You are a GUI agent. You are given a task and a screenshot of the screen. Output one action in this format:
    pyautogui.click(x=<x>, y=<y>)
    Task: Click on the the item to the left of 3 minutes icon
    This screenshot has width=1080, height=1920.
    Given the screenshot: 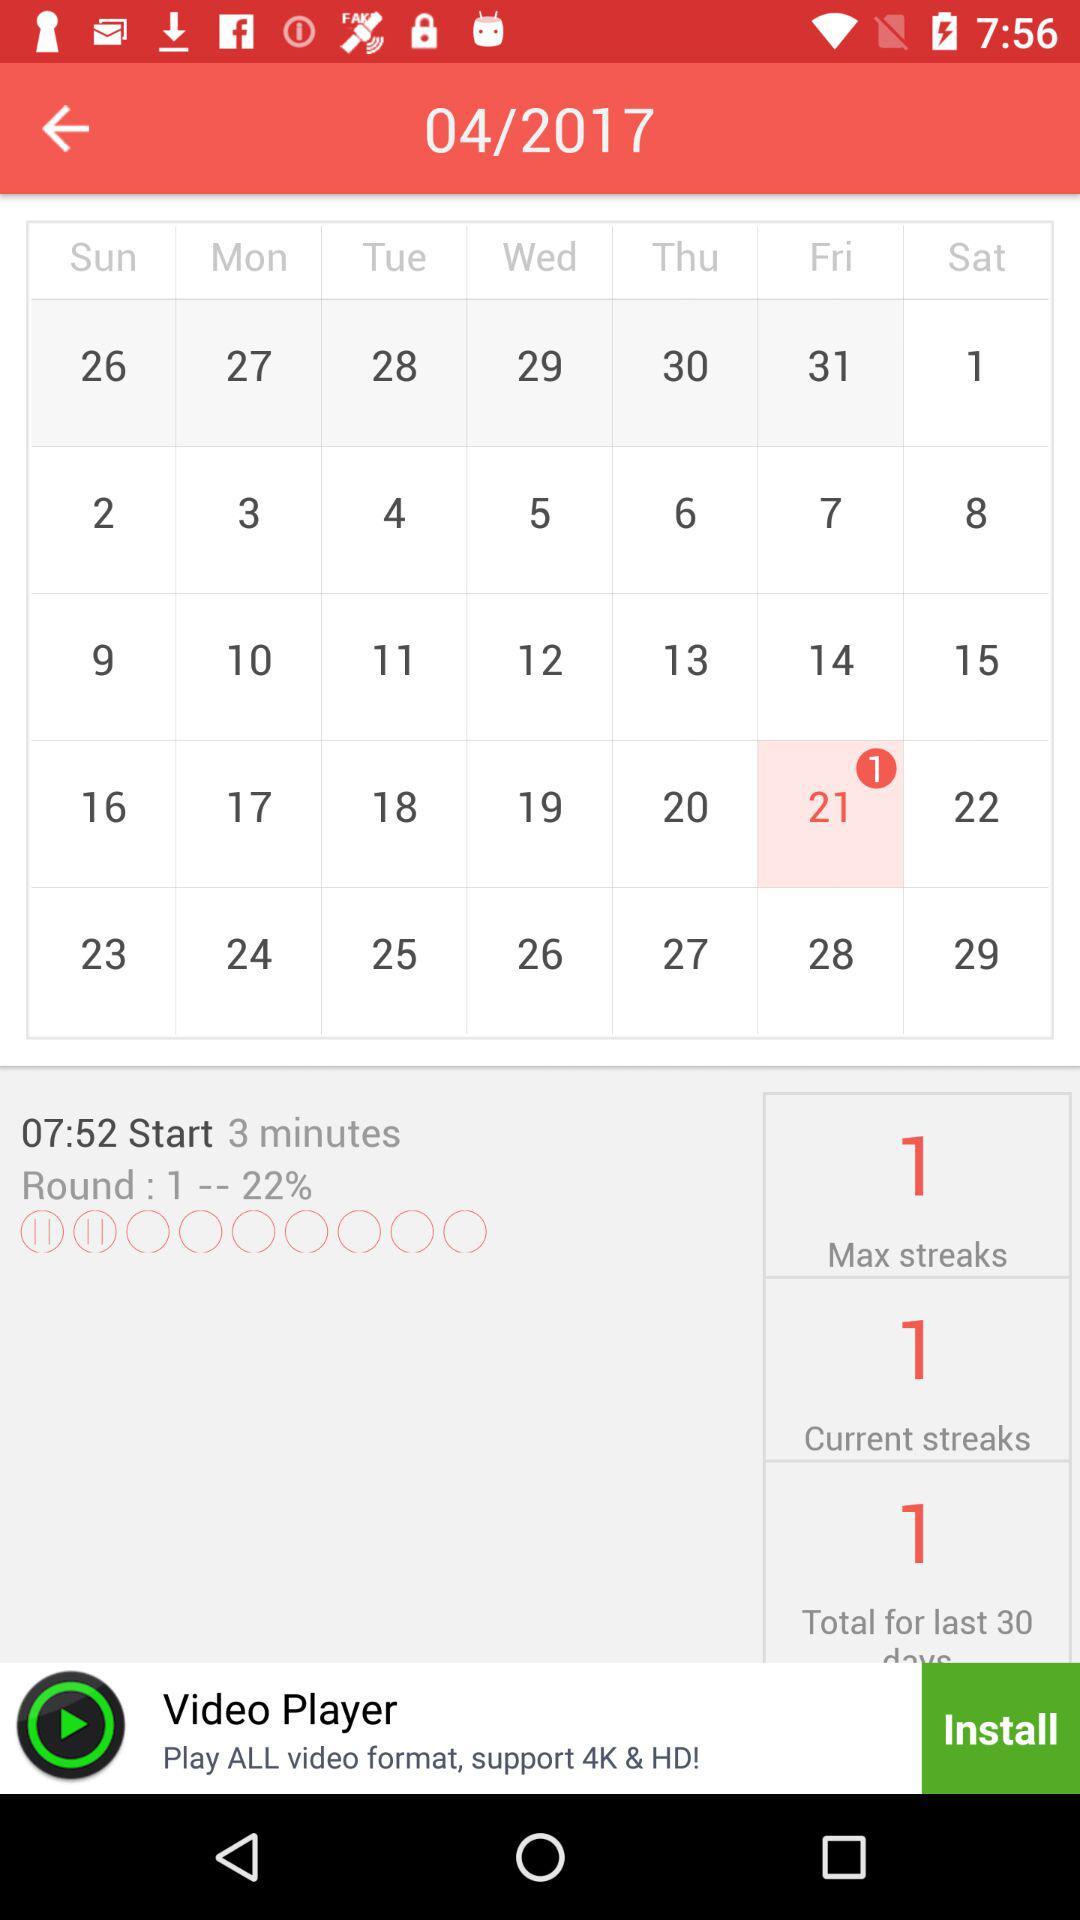 What is the action you would take?
    pyautogui.click(x=117, y=1131)
    